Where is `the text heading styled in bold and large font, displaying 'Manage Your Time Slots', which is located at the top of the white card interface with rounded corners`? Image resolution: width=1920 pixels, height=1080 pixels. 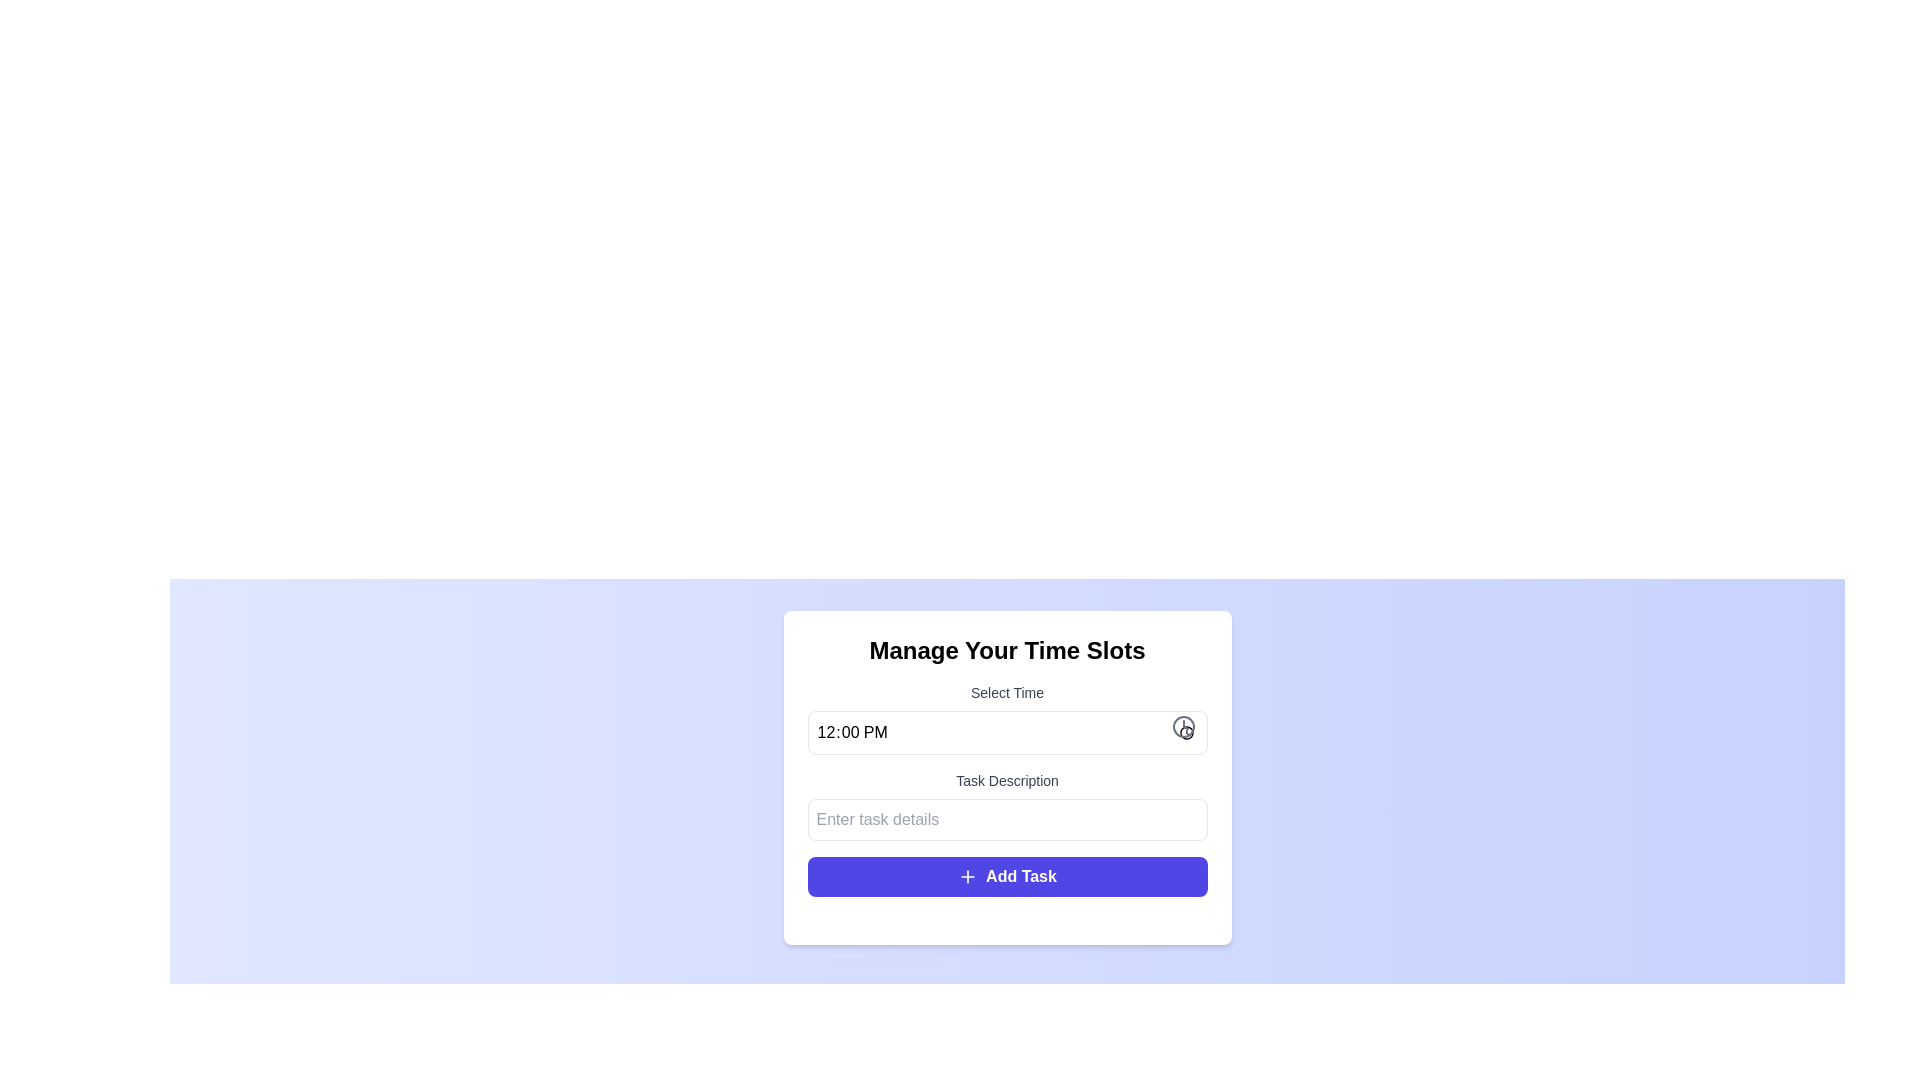
the text heading styled in bold and large font, displaying 'Manage Your Time Slots', which is located at the top of the white card interface with rounded corners is located at coordinates (1007, 651).